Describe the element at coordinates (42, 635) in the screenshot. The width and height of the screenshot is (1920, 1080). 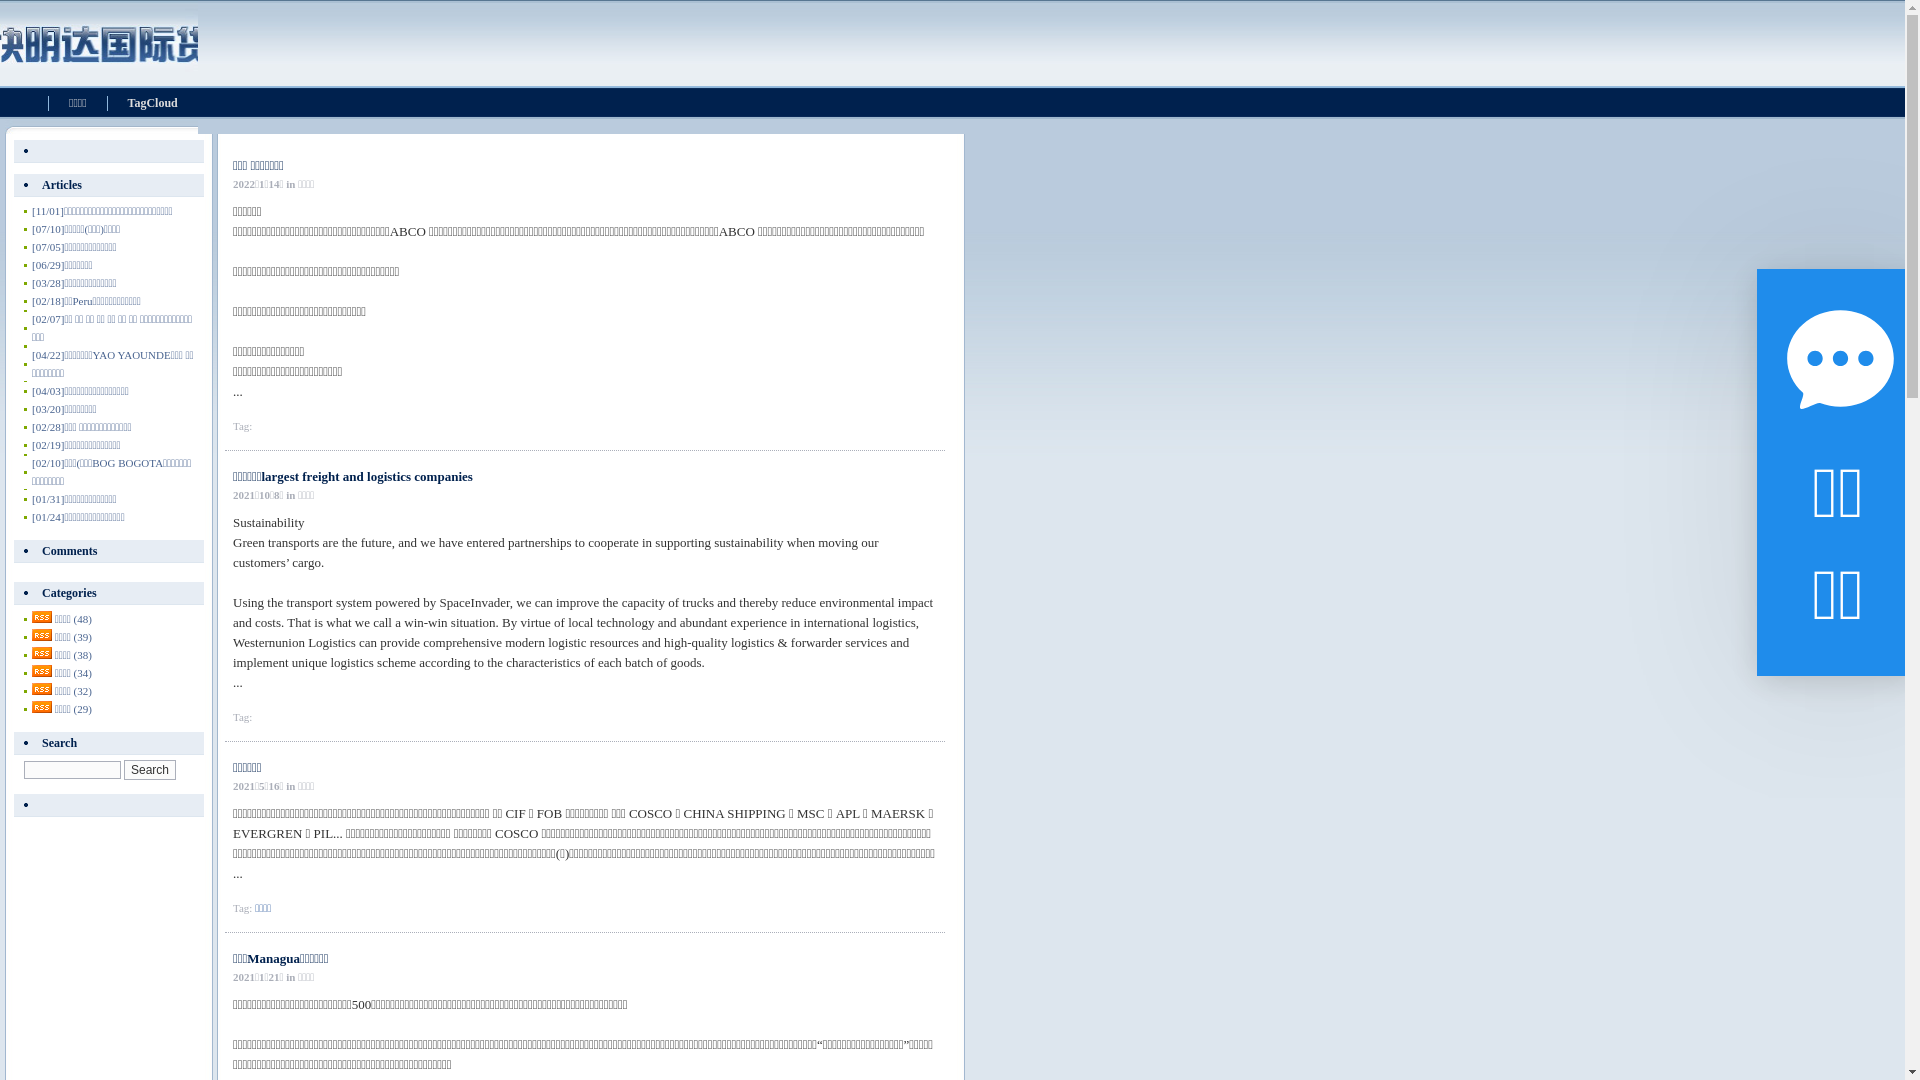
I see `'rss'` at that location.